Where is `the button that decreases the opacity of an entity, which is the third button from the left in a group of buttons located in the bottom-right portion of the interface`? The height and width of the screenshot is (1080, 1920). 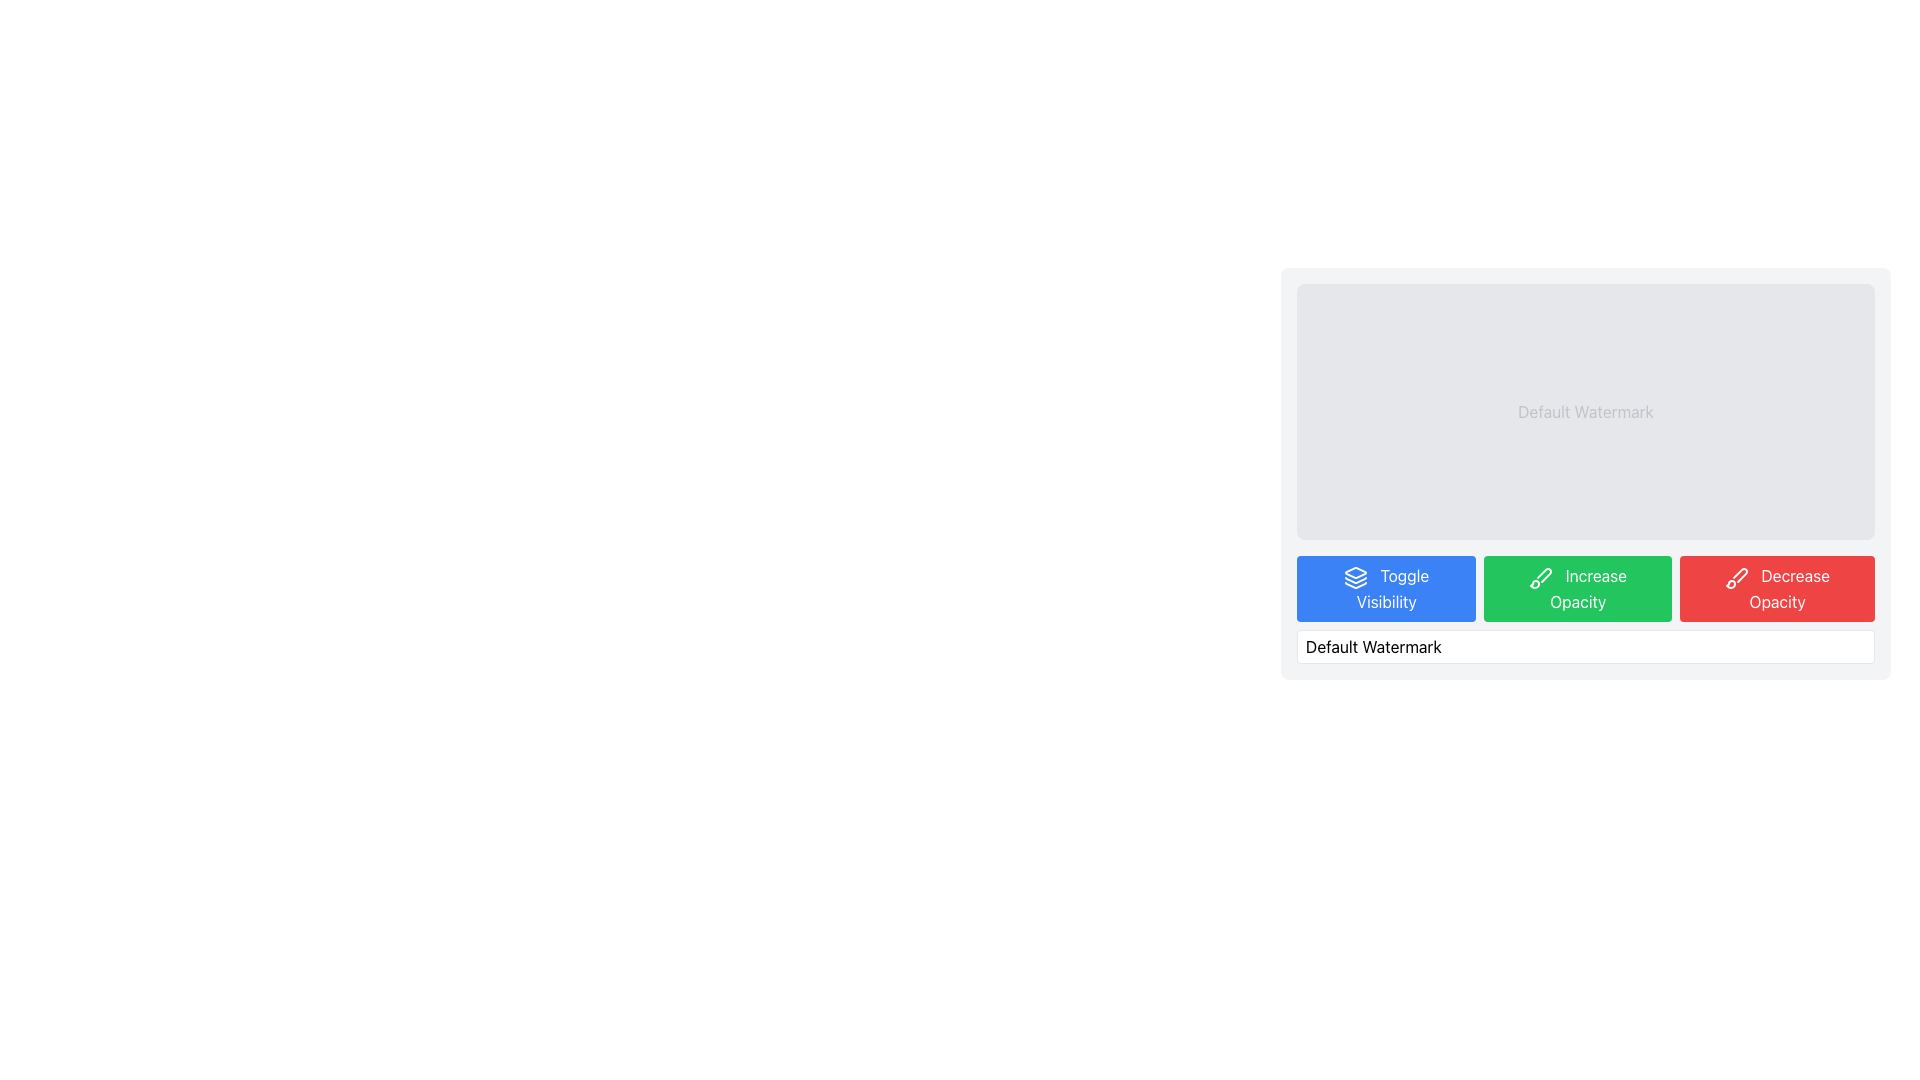
the button that decreases the opacity of an entity, which is the third button from the left in a group of buttons located in the bottom-right portion of the interface is located at coordinates (1777, 587).